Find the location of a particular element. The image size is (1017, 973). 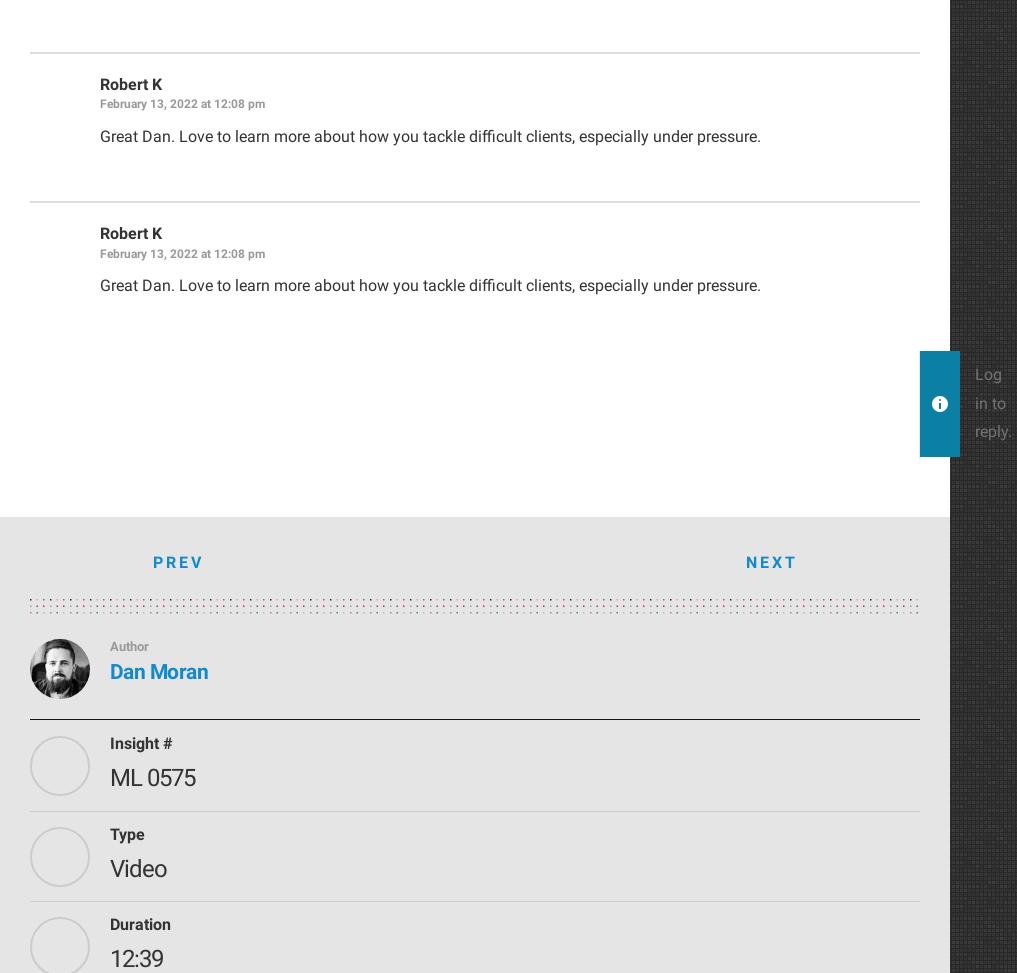

'Prev' is located at coordinates (151, 562).